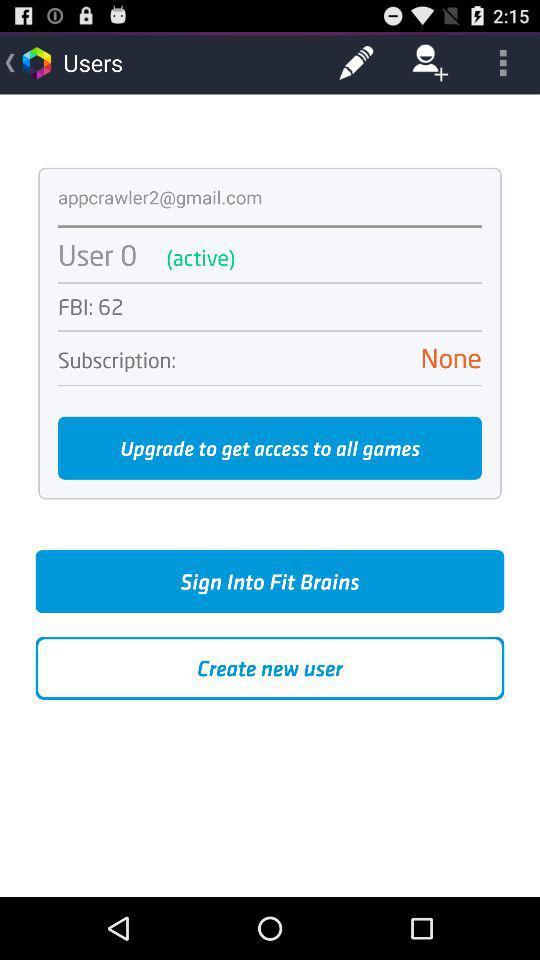 The image size is (540, 960). What do you see at coordinates (270, 668) in the screenshot?
I see `create new user at the bottom` at bounding box center [270, 668].